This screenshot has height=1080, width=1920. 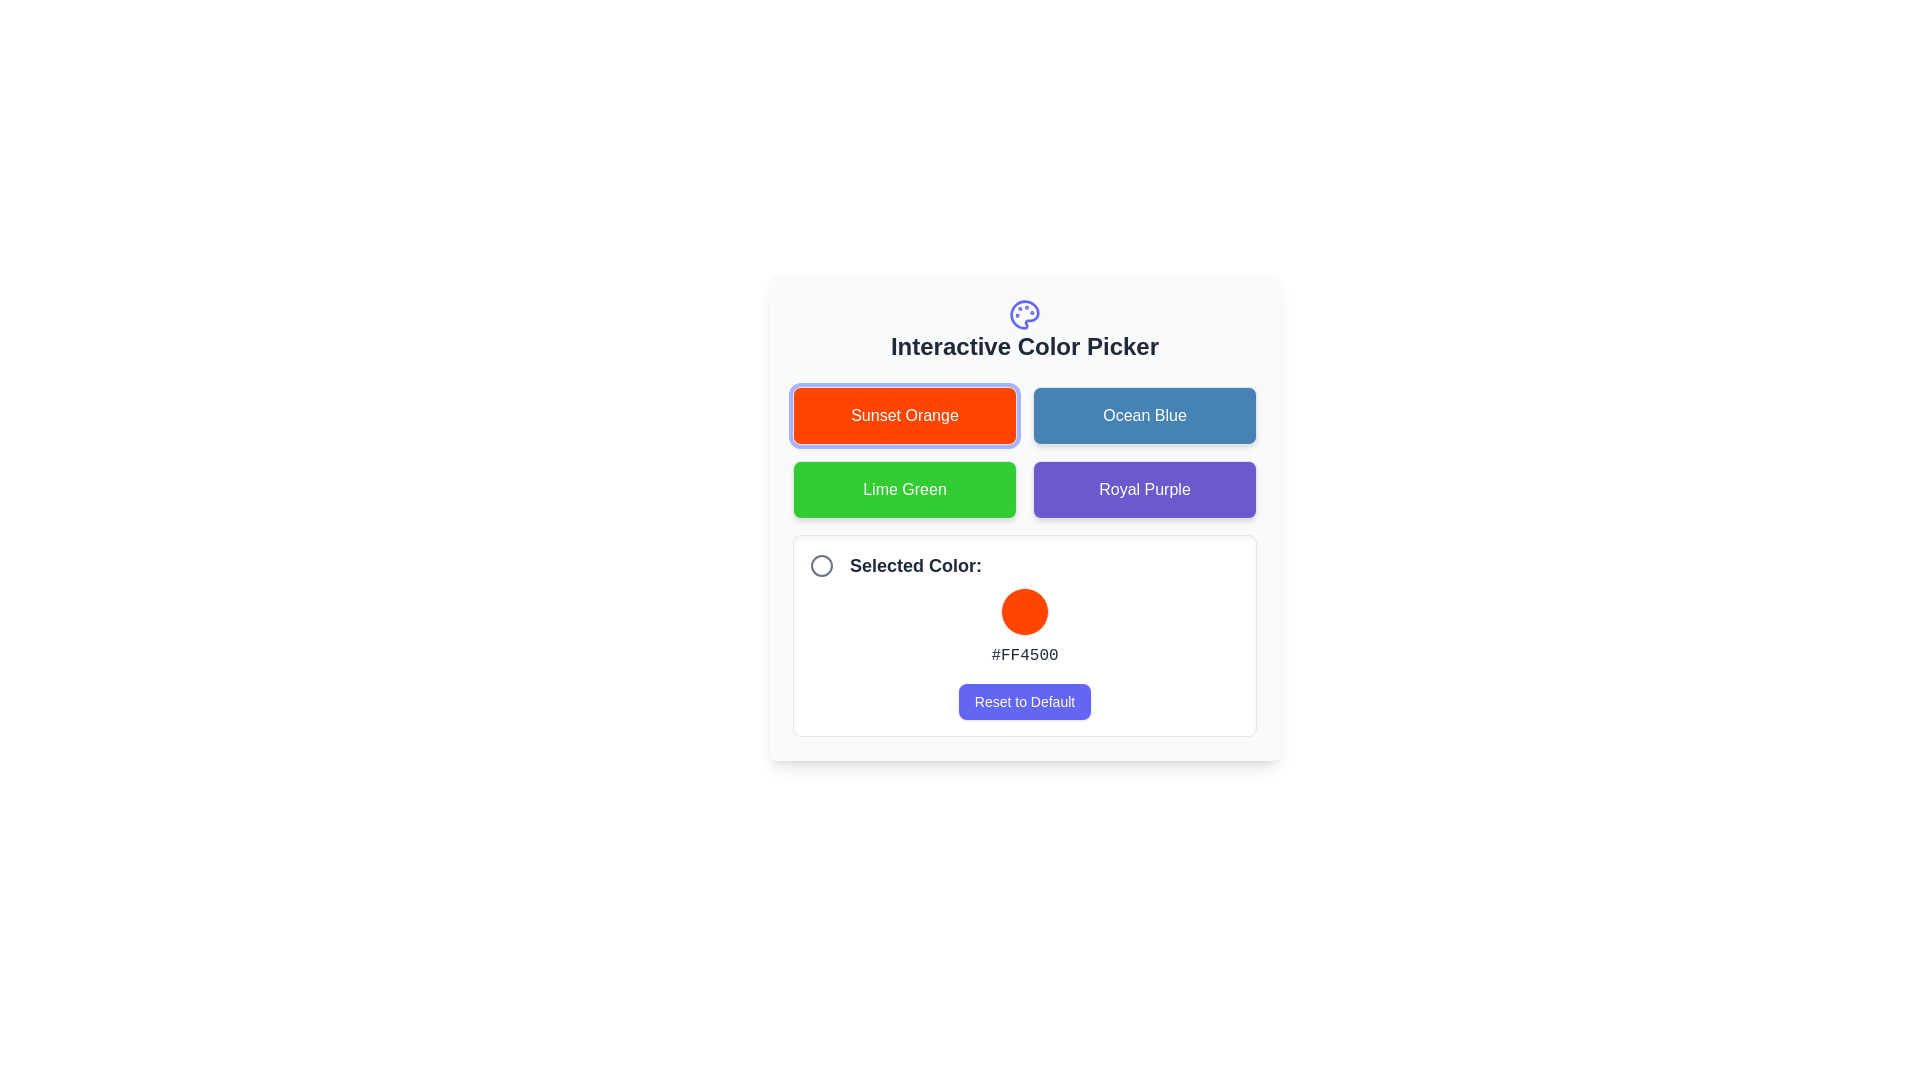 What do you see at coordinates (904, 489) in the screenshot?
I see `the lime green color selector button located below the 'Sunset Orange' button and to the left of the 'Royal Purple' button to set it as the active color choice` at bounding box center [904, 489].